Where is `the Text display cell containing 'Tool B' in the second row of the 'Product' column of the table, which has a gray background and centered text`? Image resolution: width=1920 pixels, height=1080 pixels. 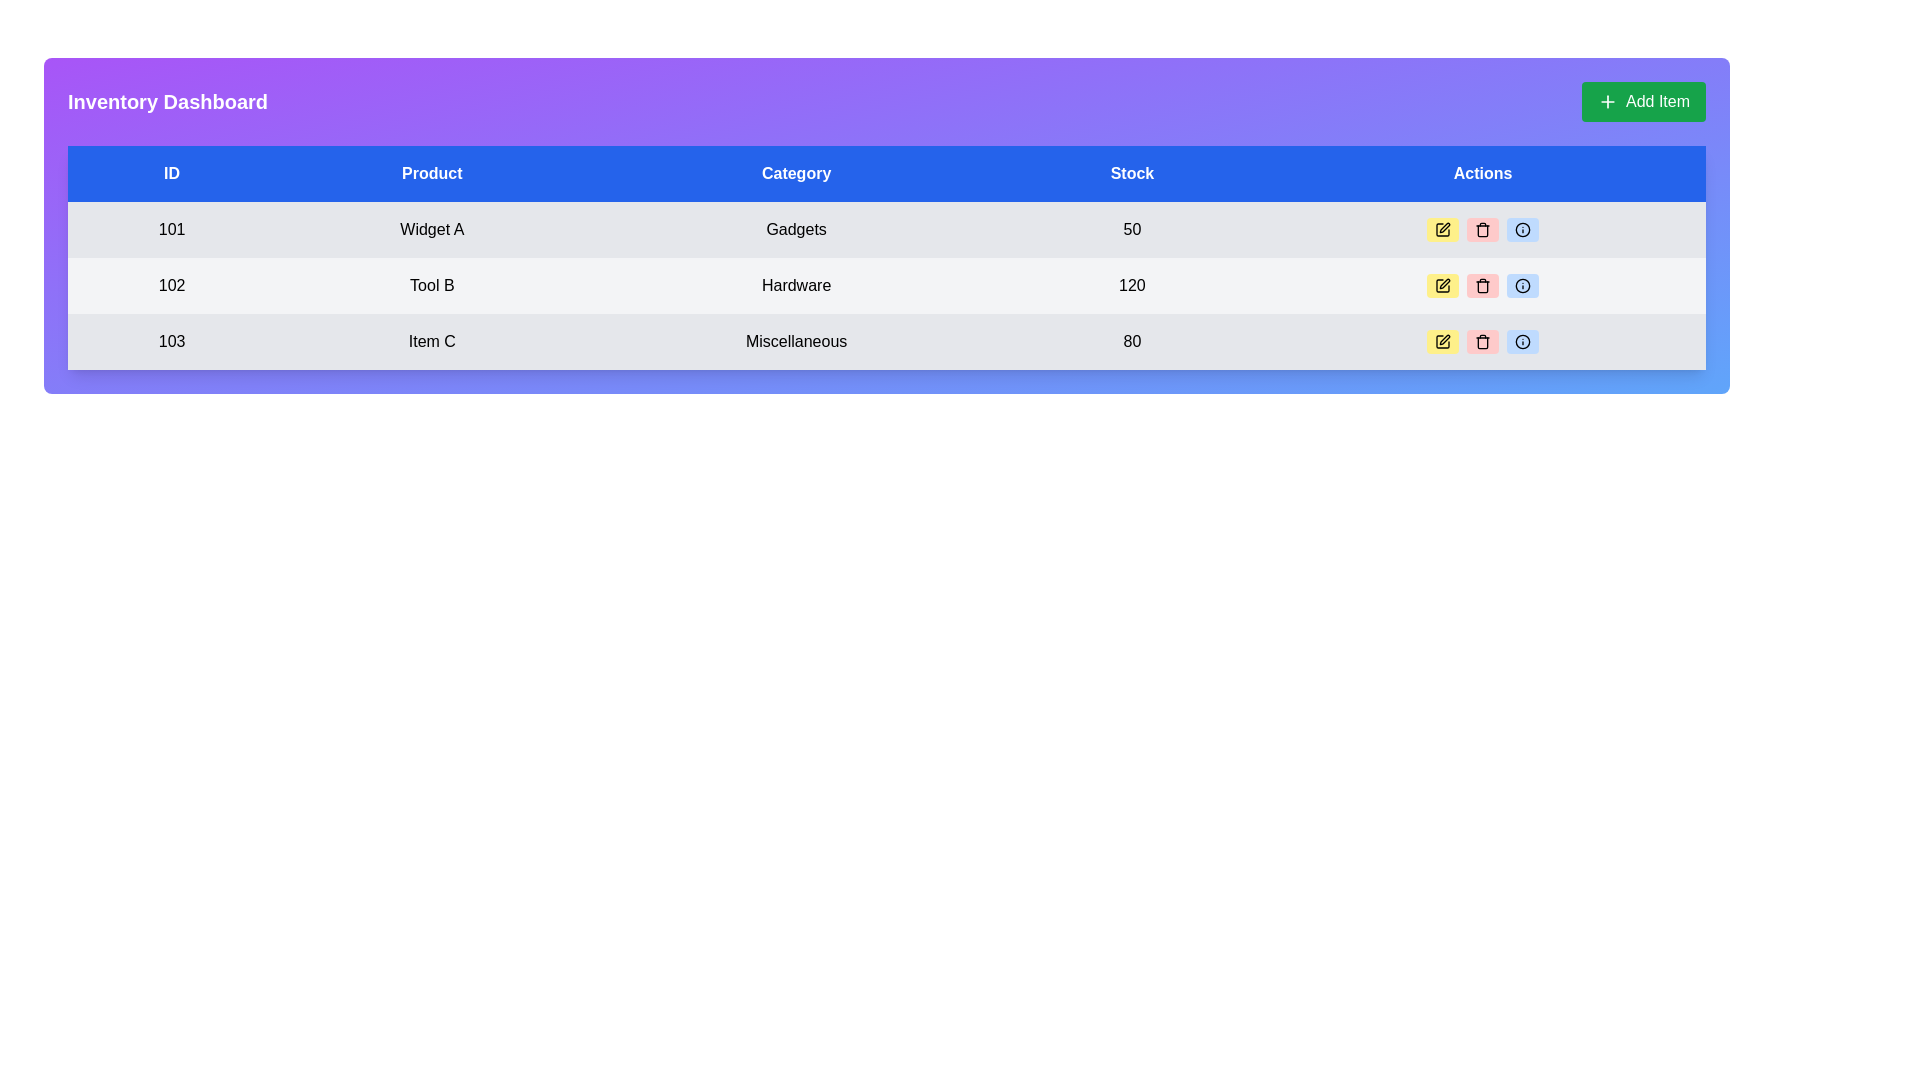 the Text display cell containing 'Tool B' in the second row of the 'Product' column of the table, which has a gray background and centered text is located at coordinates (431, 285).